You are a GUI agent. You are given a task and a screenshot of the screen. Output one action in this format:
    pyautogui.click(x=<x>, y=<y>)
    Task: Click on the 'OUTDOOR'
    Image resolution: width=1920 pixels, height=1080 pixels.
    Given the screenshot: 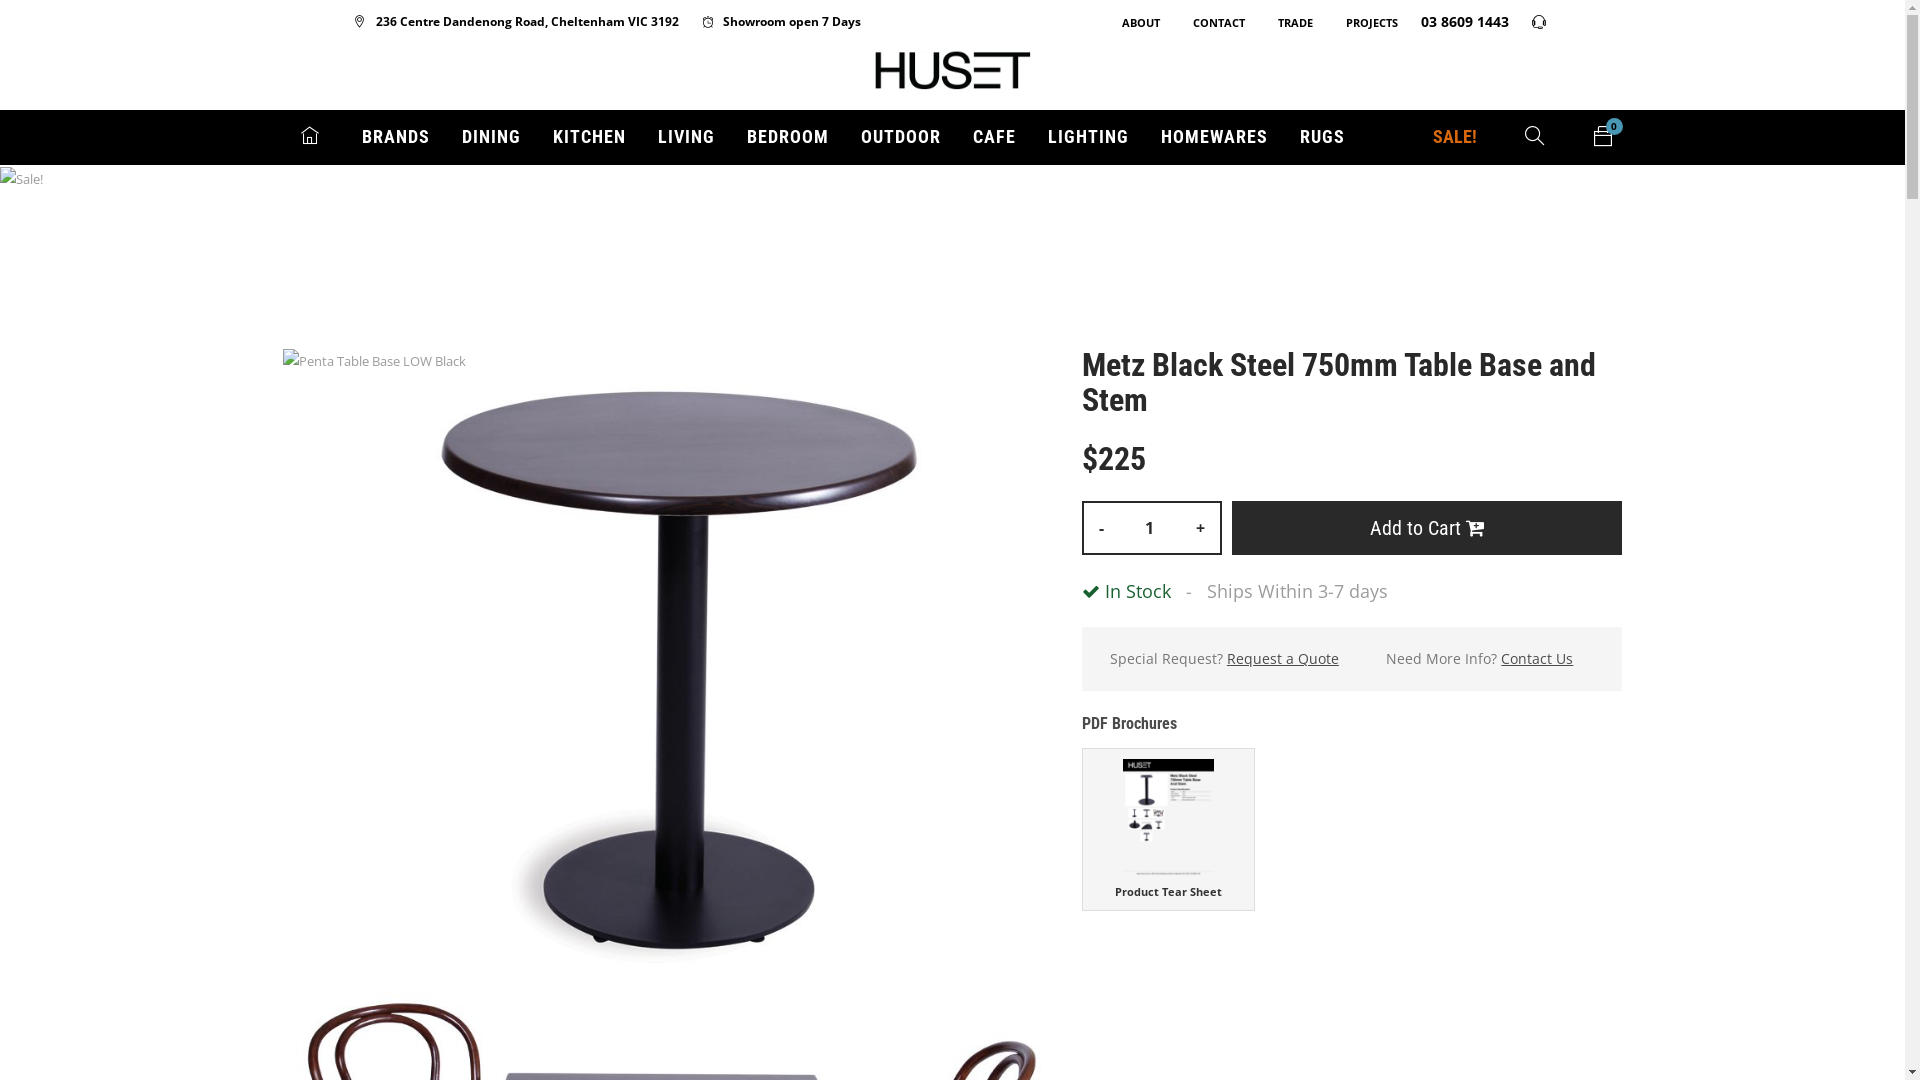 What is the action you would take?
    pyautogui.click(x=899, y=136)
    